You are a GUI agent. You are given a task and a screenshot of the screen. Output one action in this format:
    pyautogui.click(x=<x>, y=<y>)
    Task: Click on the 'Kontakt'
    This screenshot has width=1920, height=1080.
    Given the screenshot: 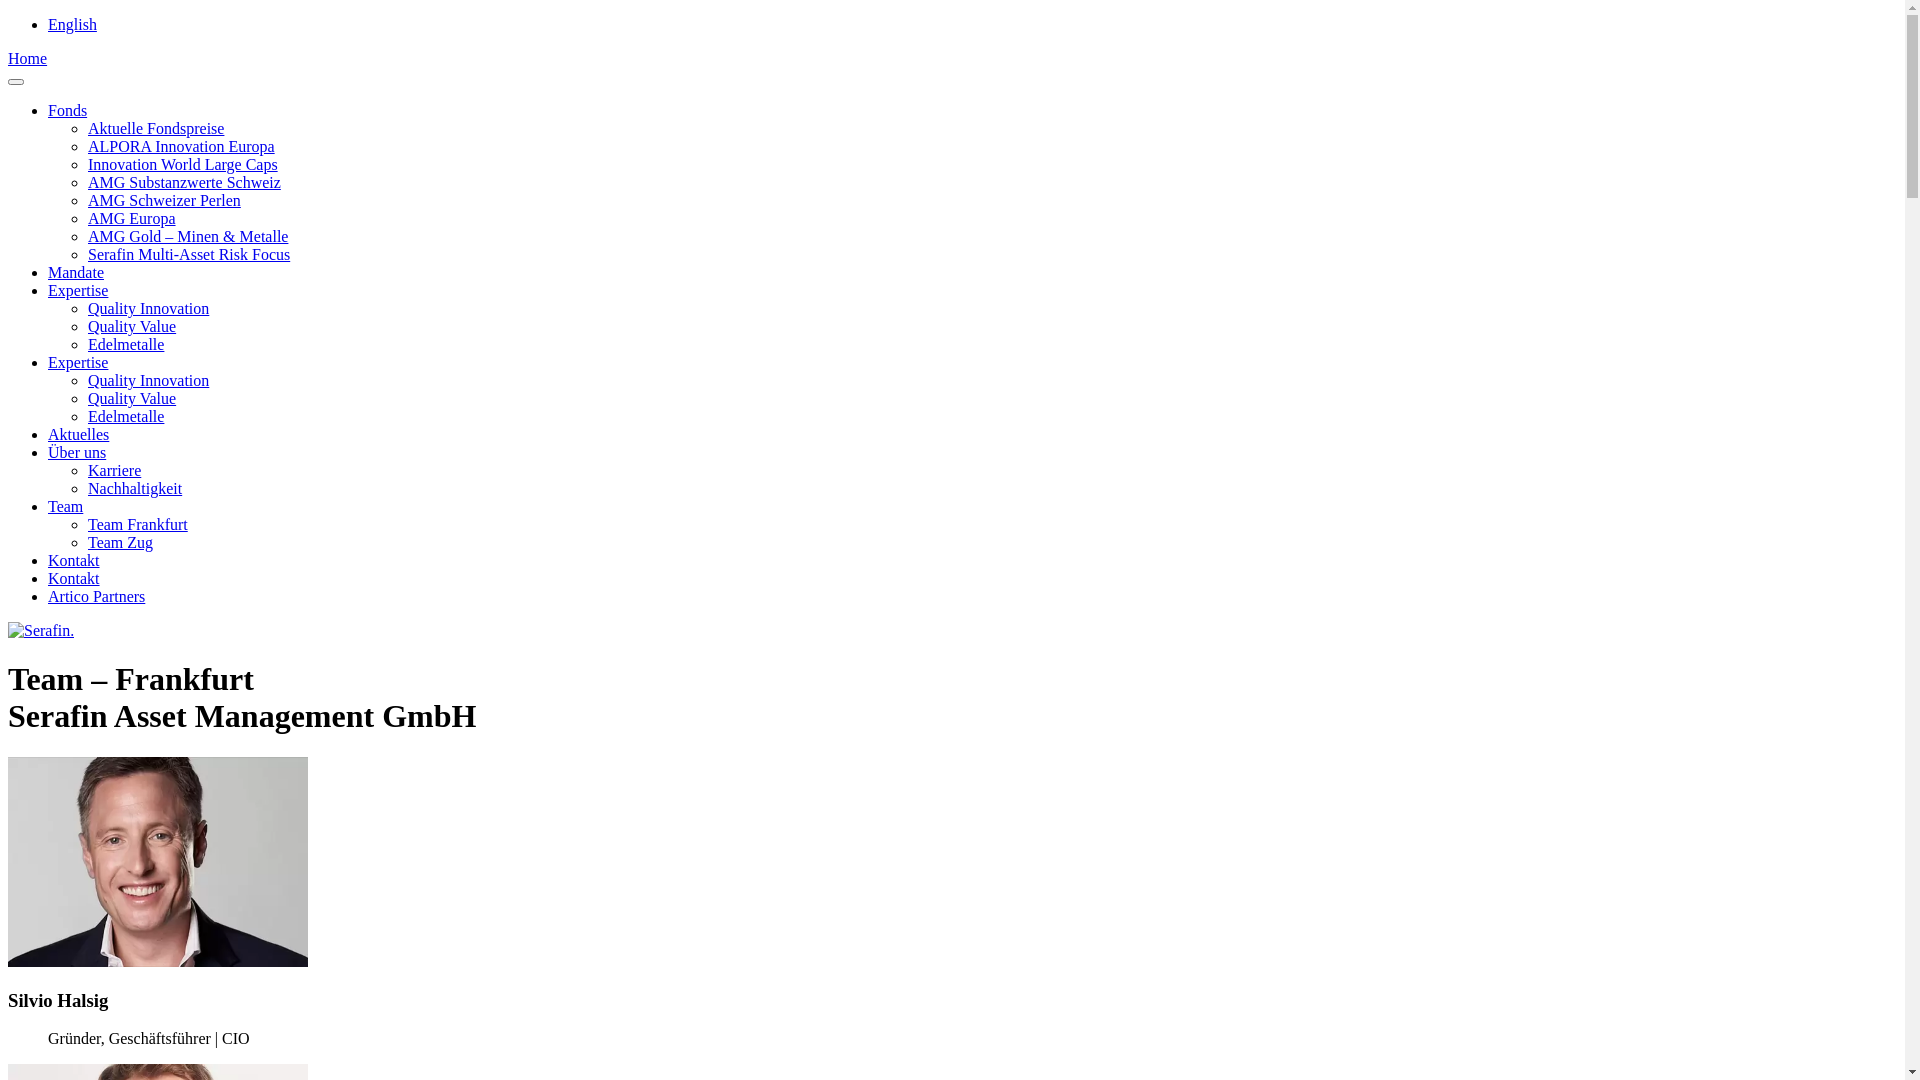 What is the action you would take?
    pyautogui.click(x=73, y=578)
    